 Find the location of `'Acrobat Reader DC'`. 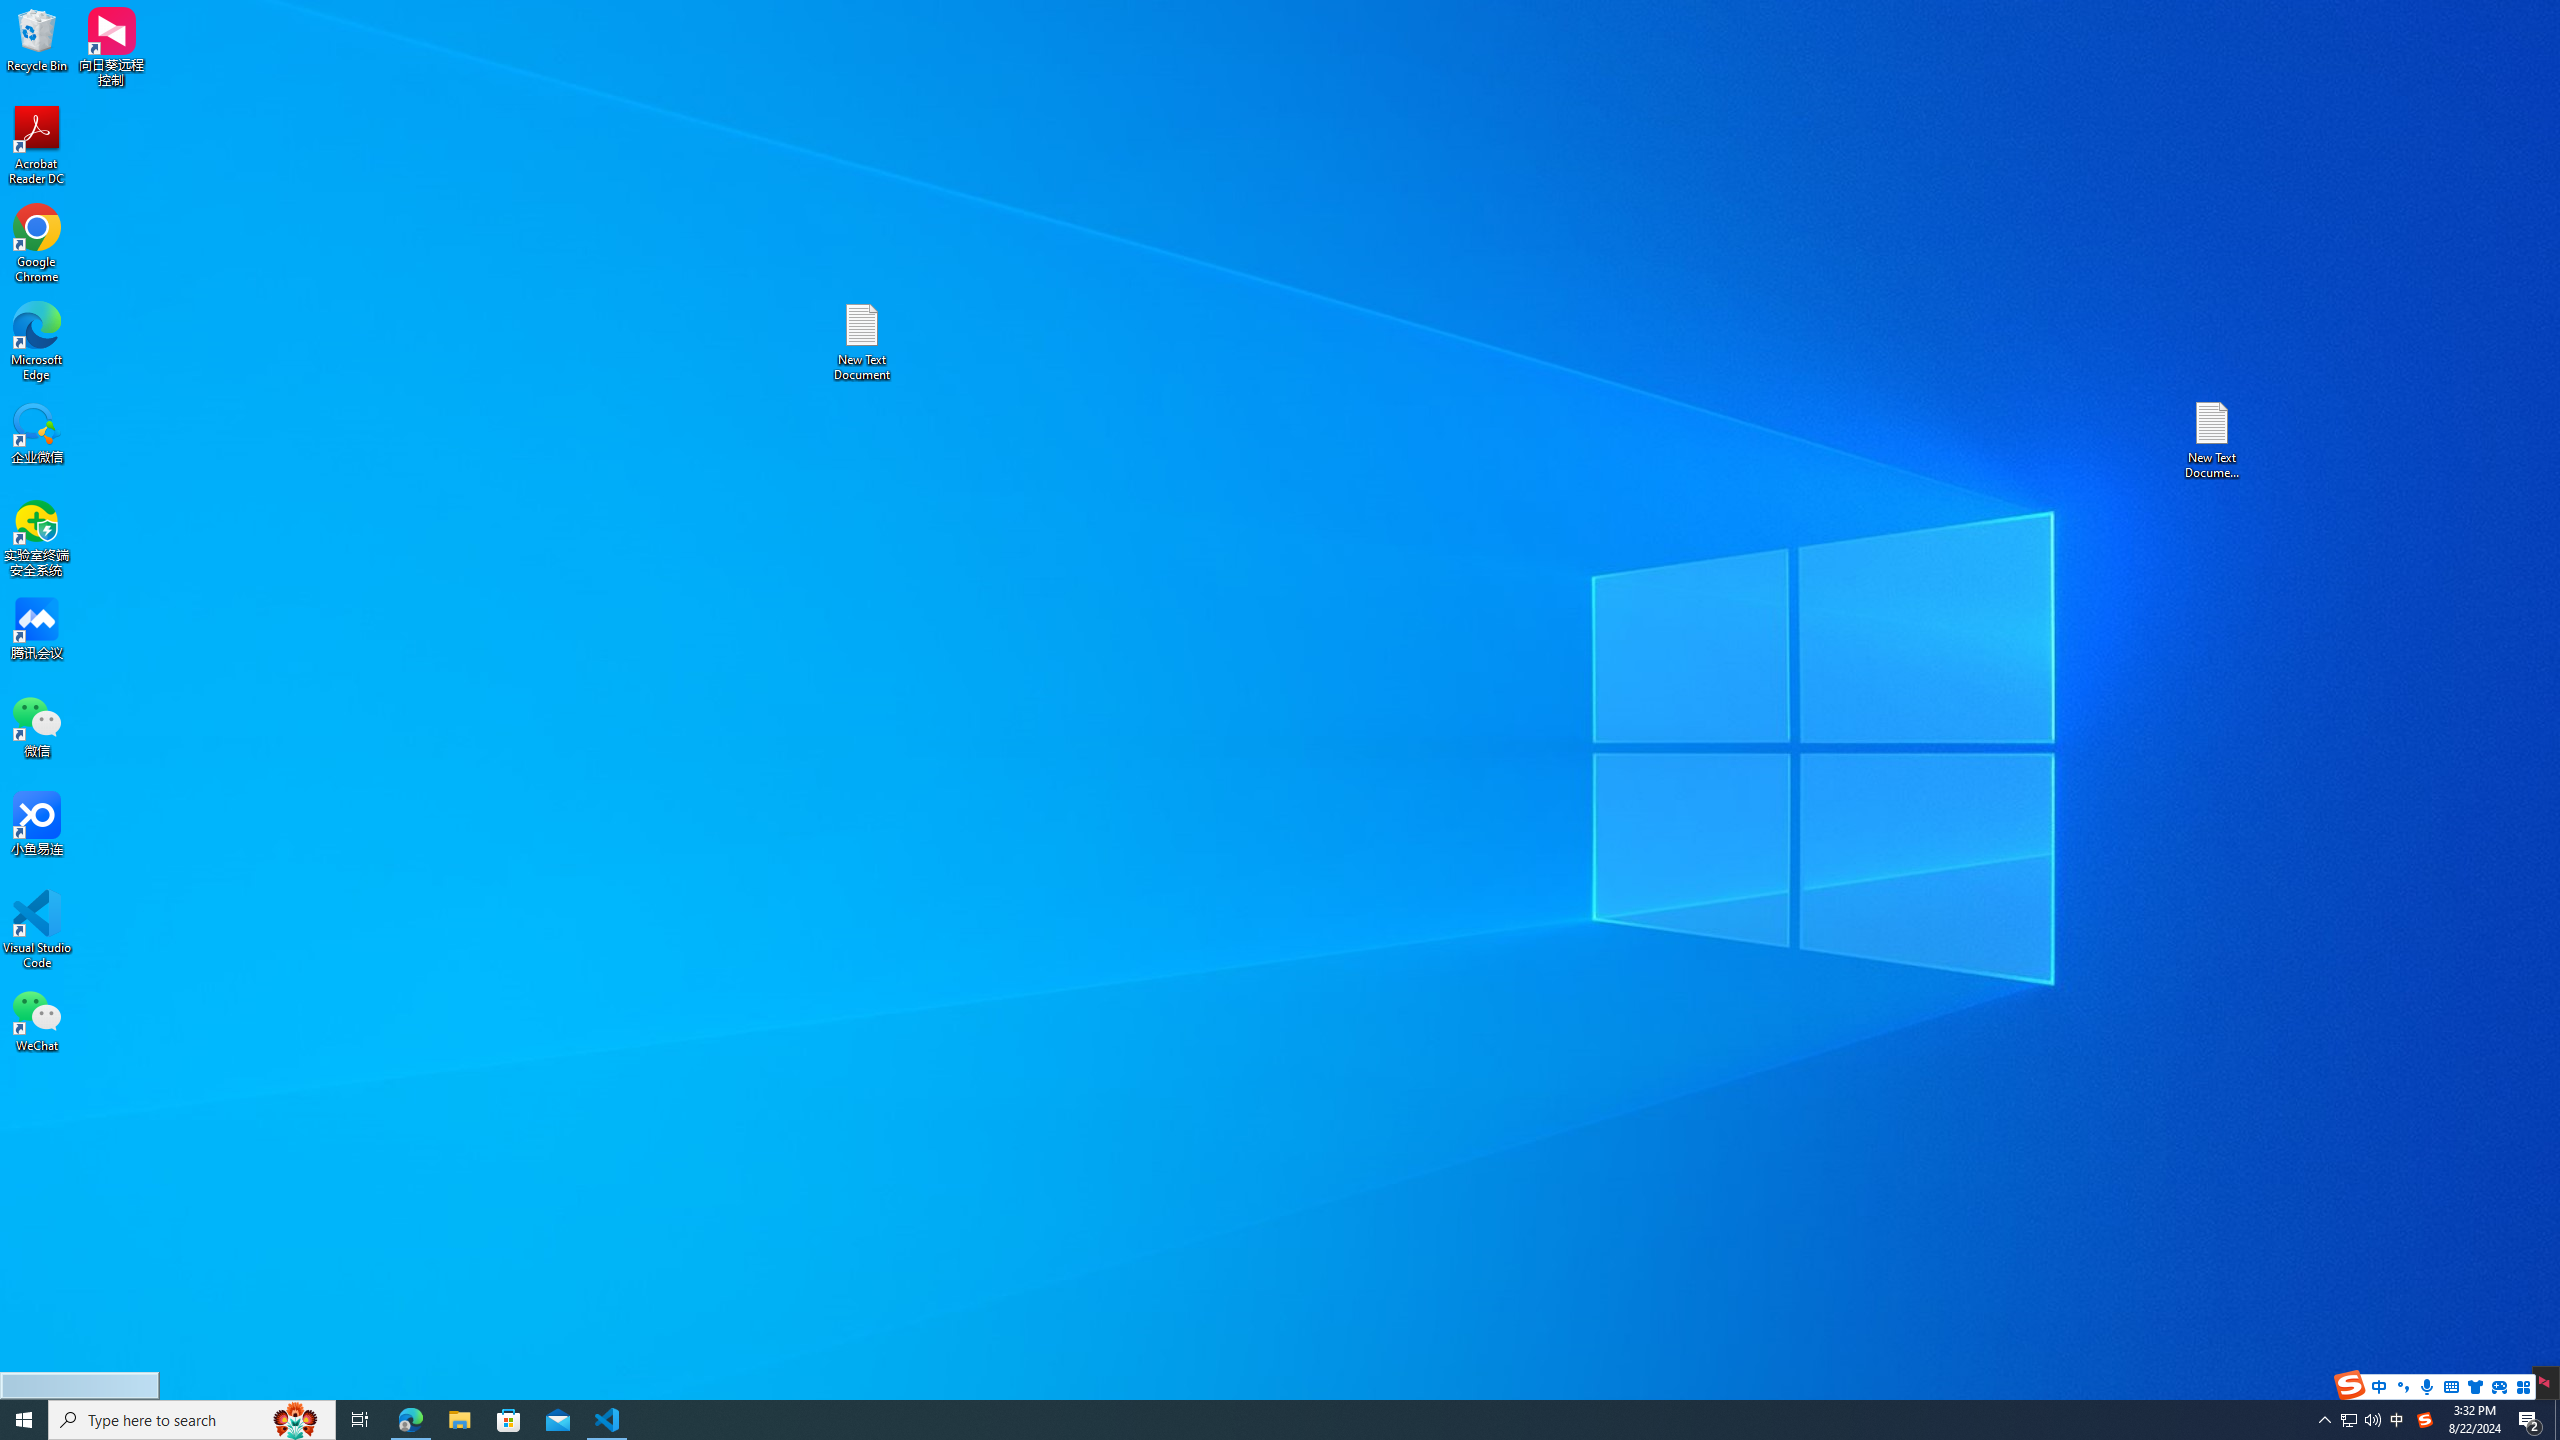

'Acrobat Reader DC' is located at coordinates (36, 145).